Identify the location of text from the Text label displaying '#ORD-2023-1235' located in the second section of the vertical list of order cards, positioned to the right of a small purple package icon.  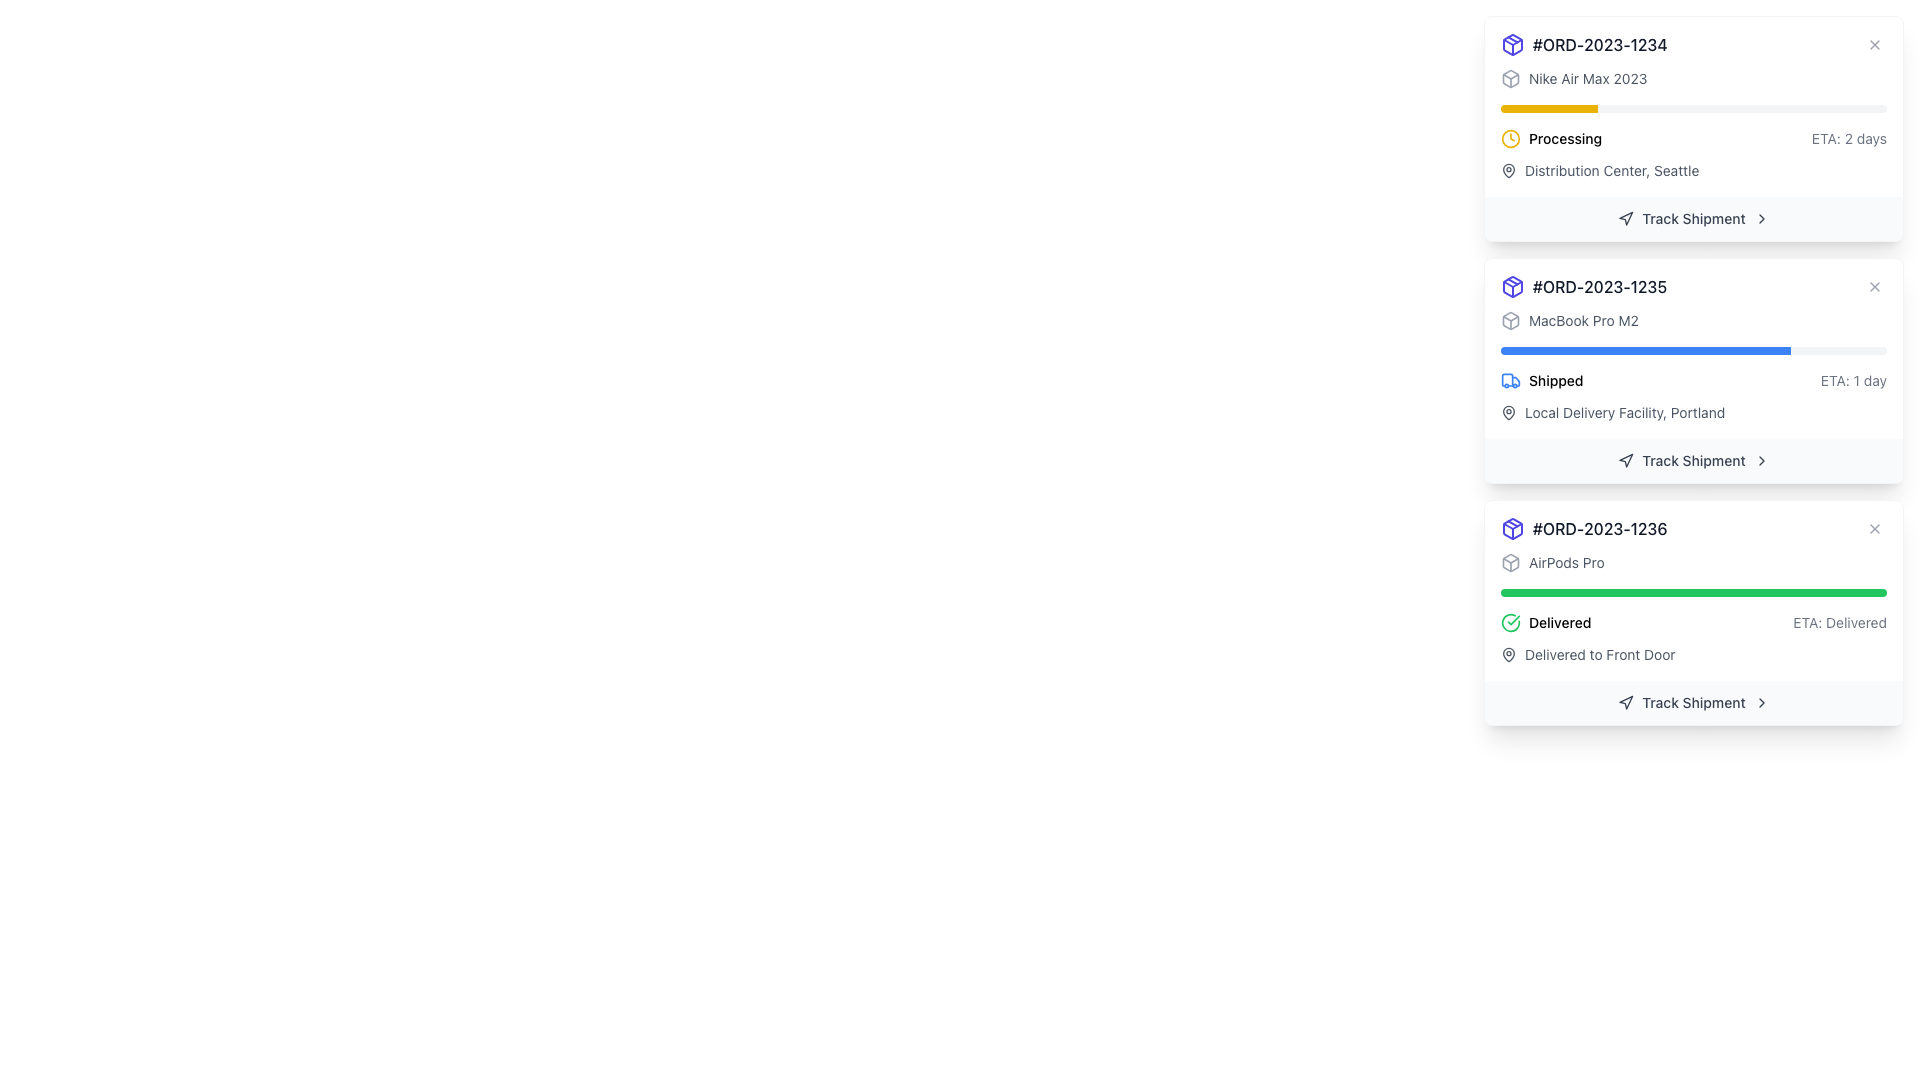
(1600, 286).